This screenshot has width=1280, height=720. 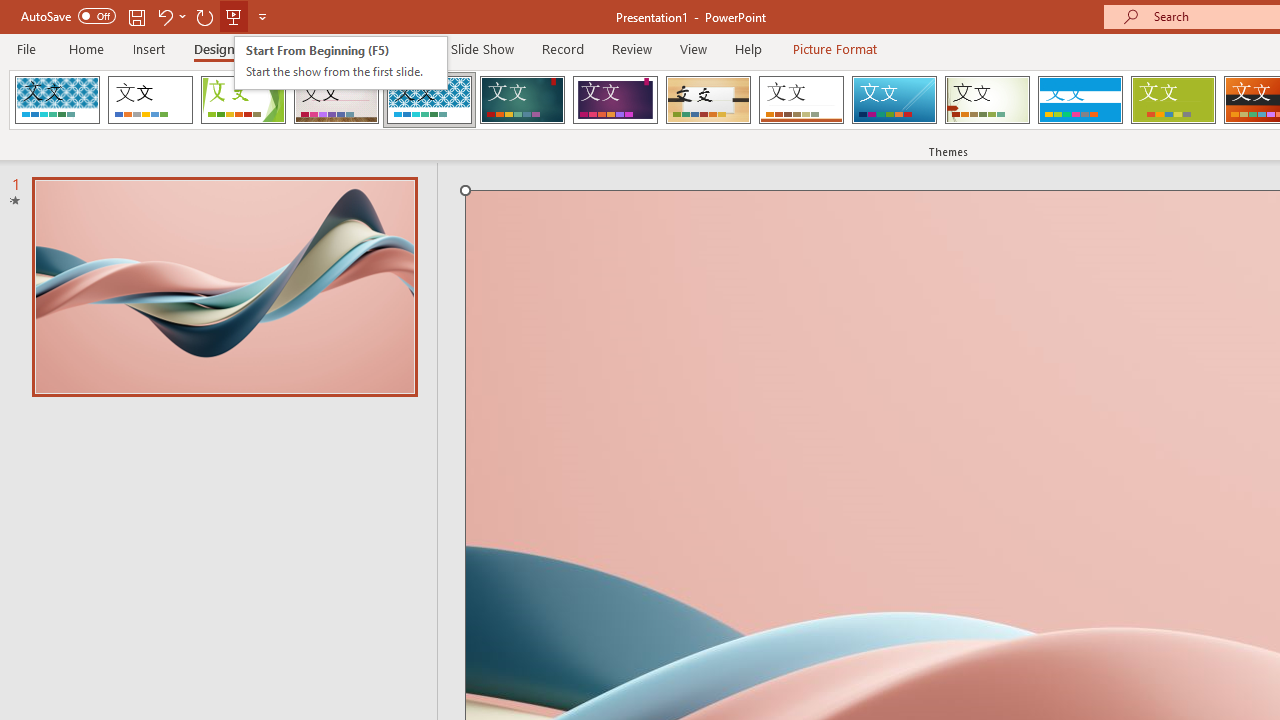 What do you see at coordinates (708, 100) in the screenshot?
I see `'Organic'` at bounding box center [708, 100].